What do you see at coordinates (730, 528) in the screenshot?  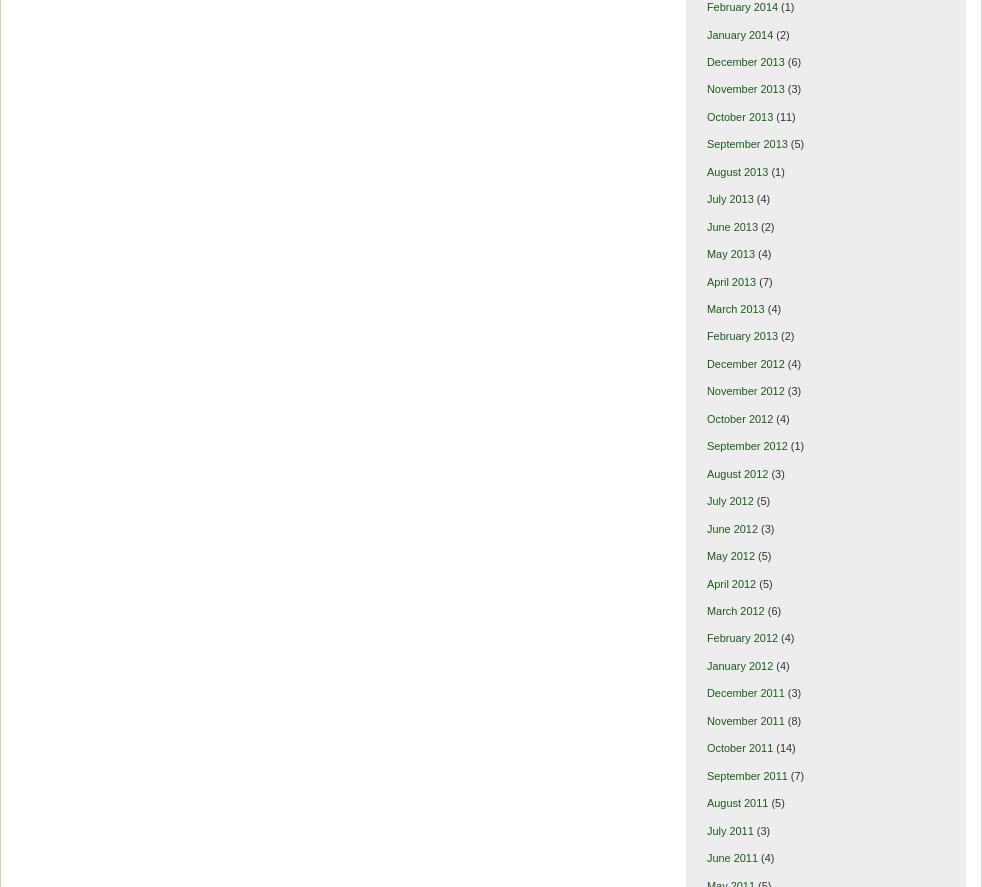 I see `'June 2012'` at bounding box center [730, 528].